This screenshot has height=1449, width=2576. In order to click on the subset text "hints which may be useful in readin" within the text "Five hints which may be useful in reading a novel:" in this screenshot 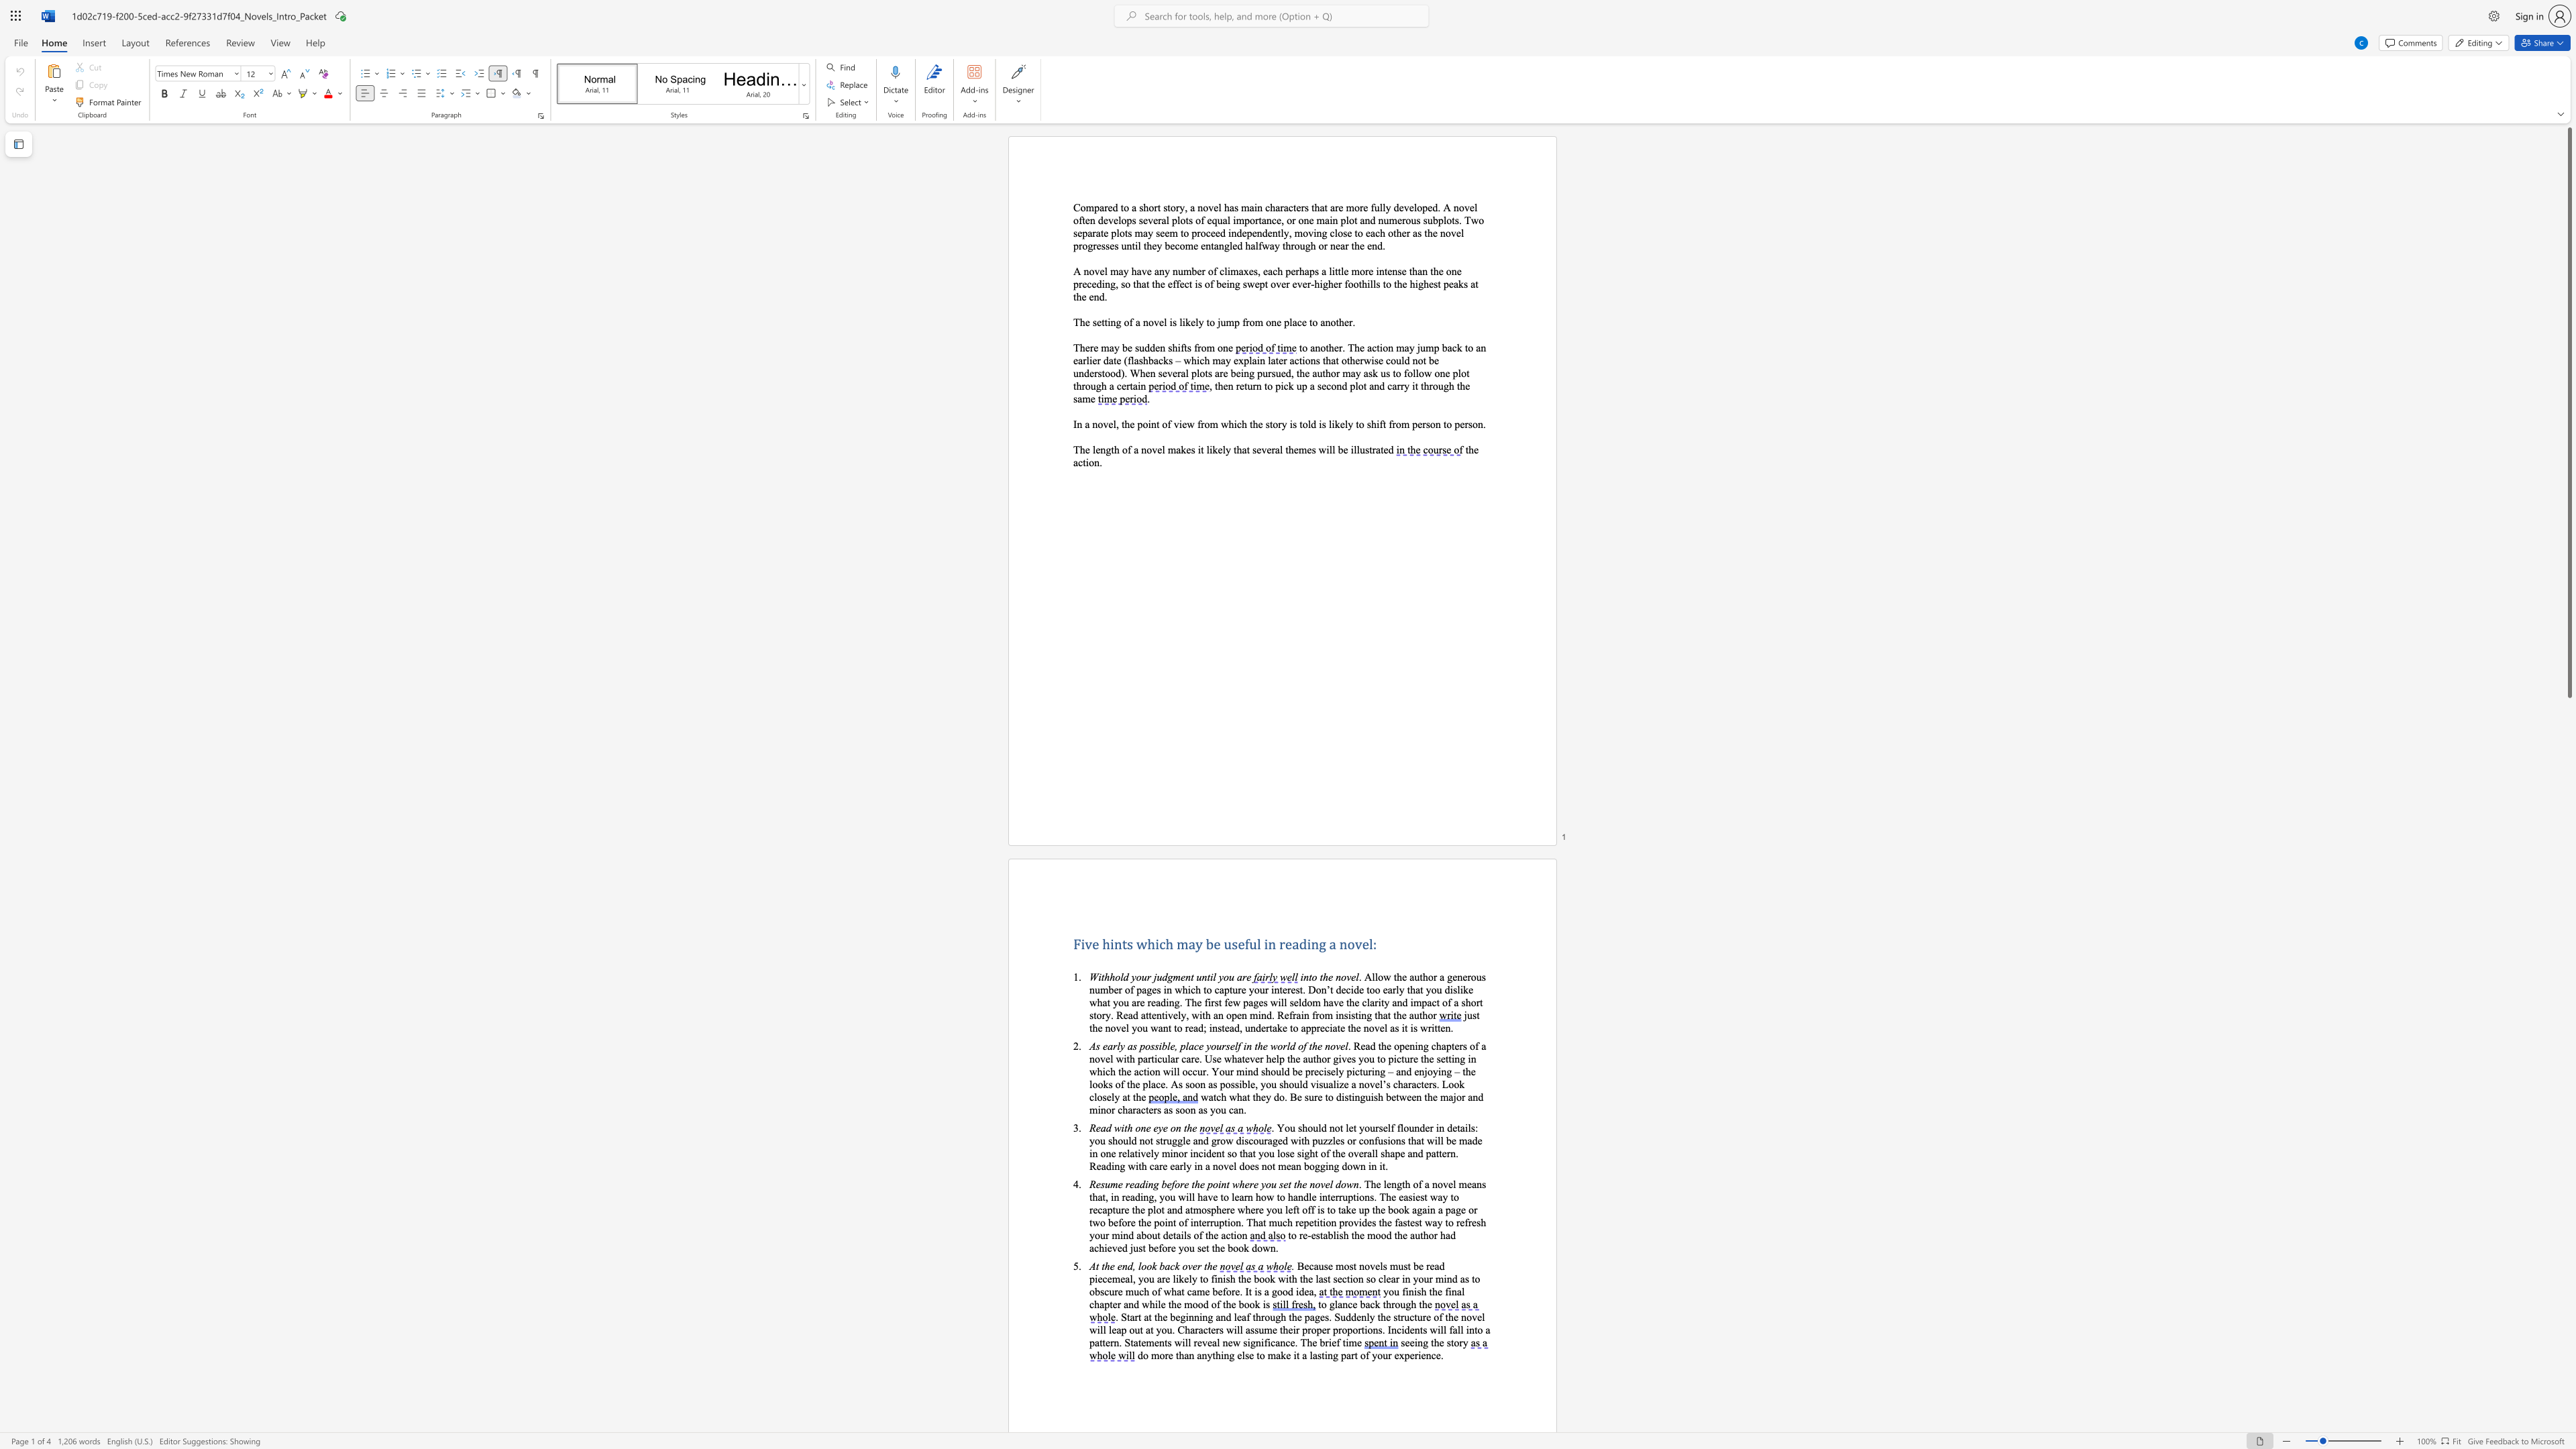, I will do `click(1102, 944)`.